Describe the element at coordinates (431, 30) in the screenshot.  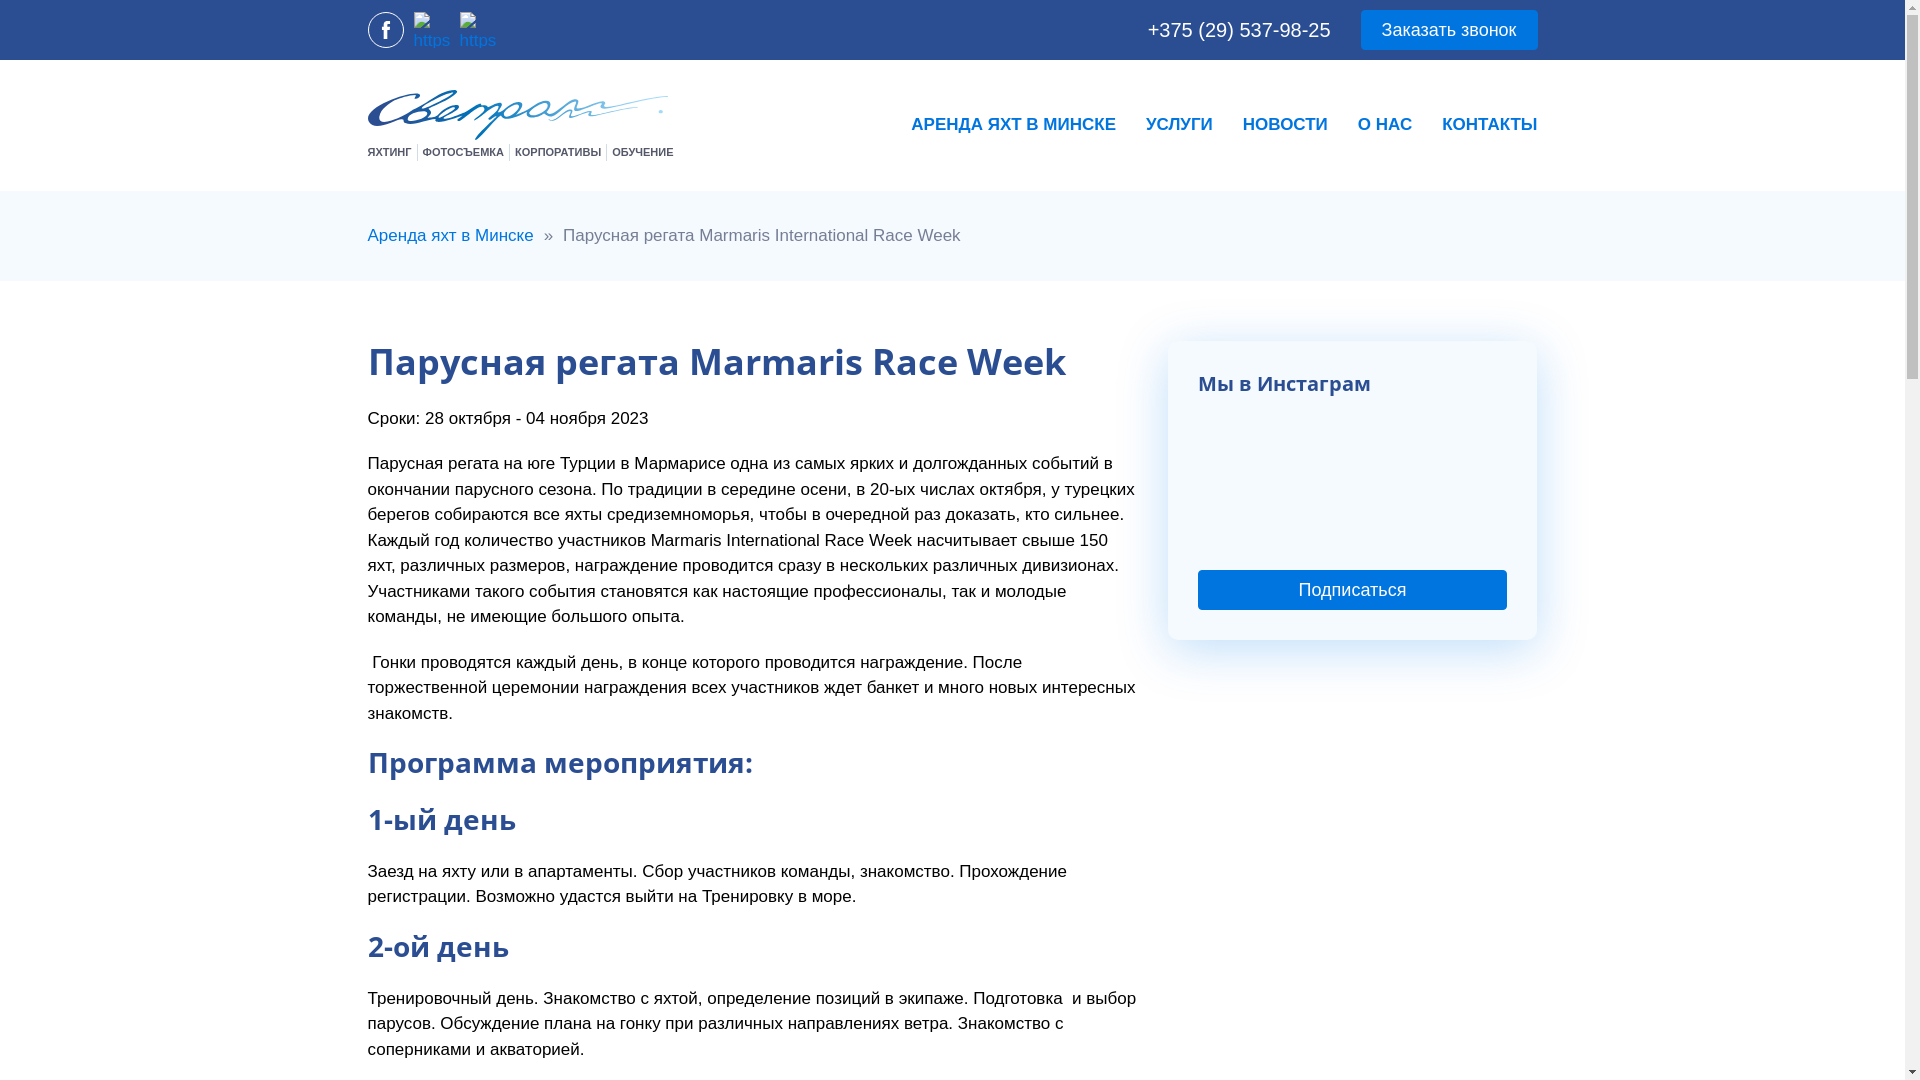
I see `'https://www.instagram.com/svetromby'` at that location.